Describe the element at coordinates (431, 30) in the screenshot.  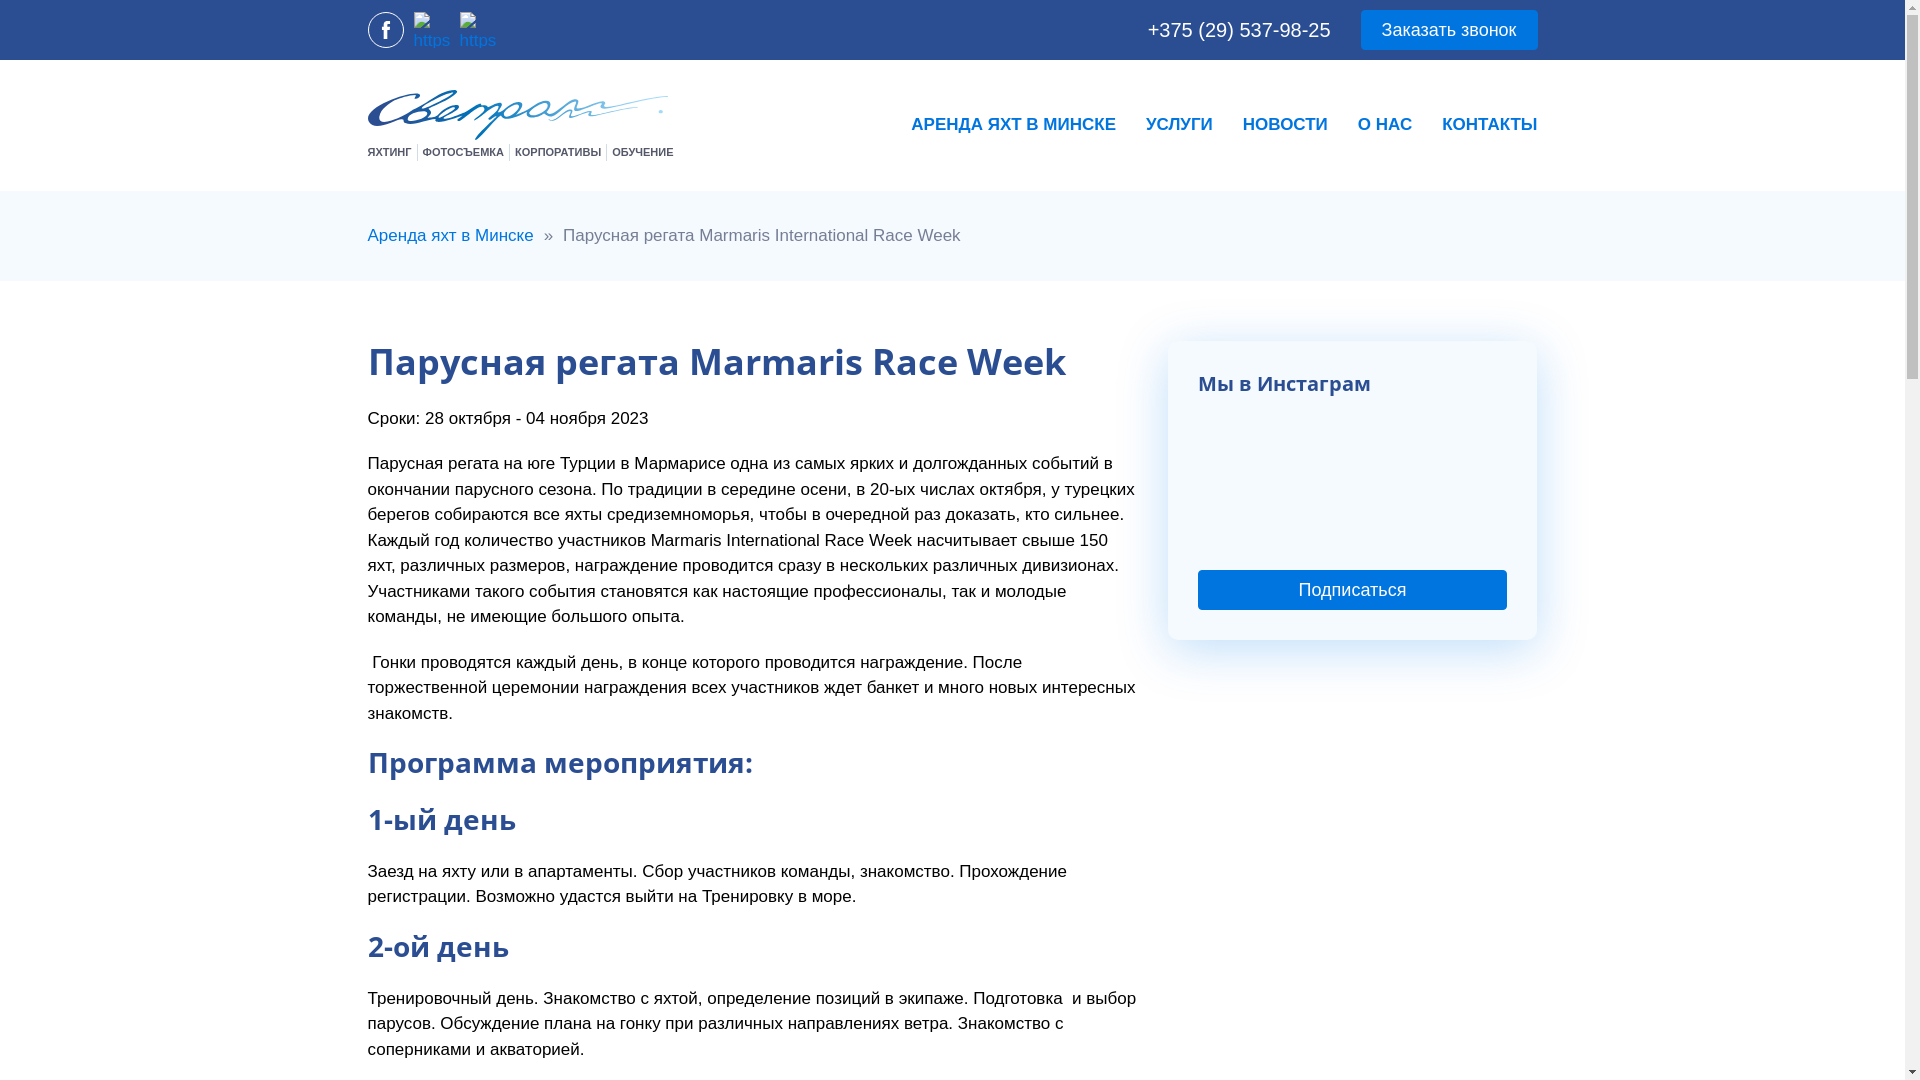
I see `'https://www.instagram.com/svetromby'` at that location.